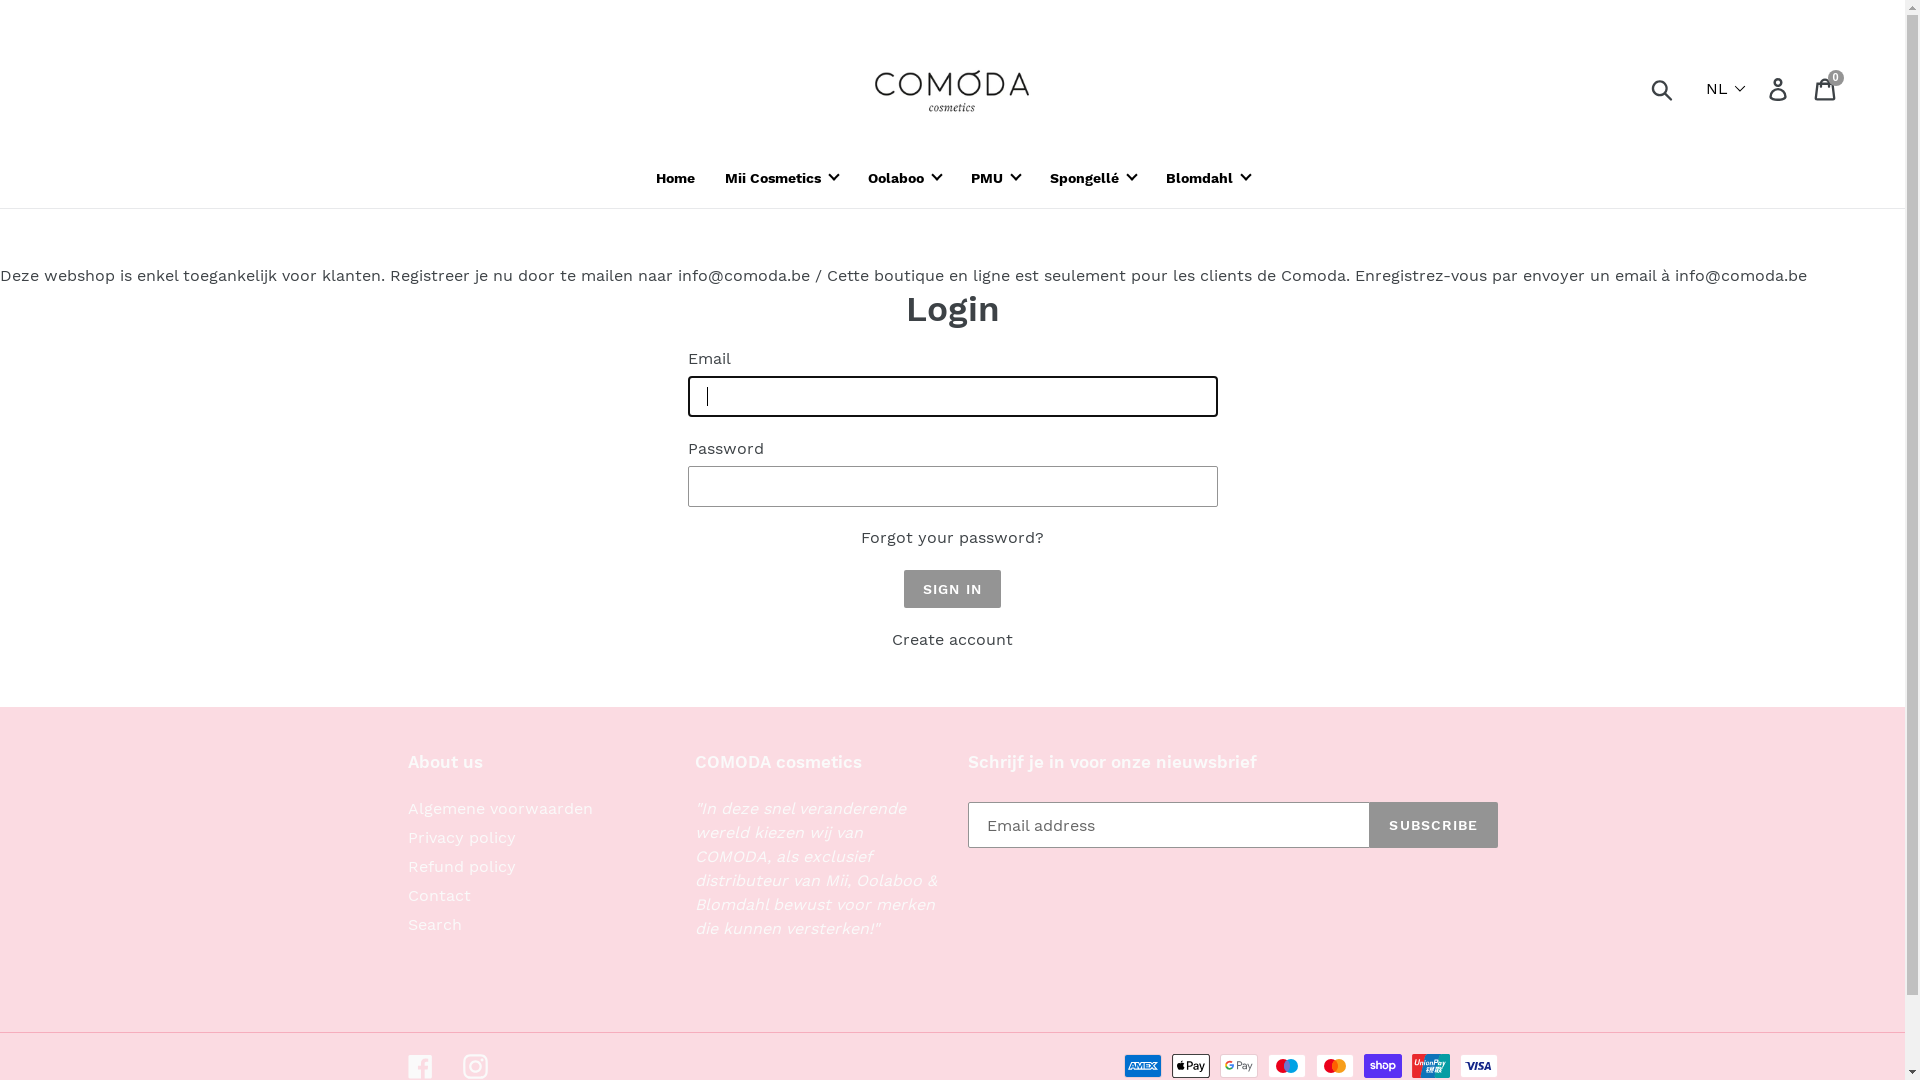 This screenshot has width=1920, height=1080. What do you see at coordinates (954, 176) in the screenshot?
I see `'PMU'` at bounding box center [954, 176].